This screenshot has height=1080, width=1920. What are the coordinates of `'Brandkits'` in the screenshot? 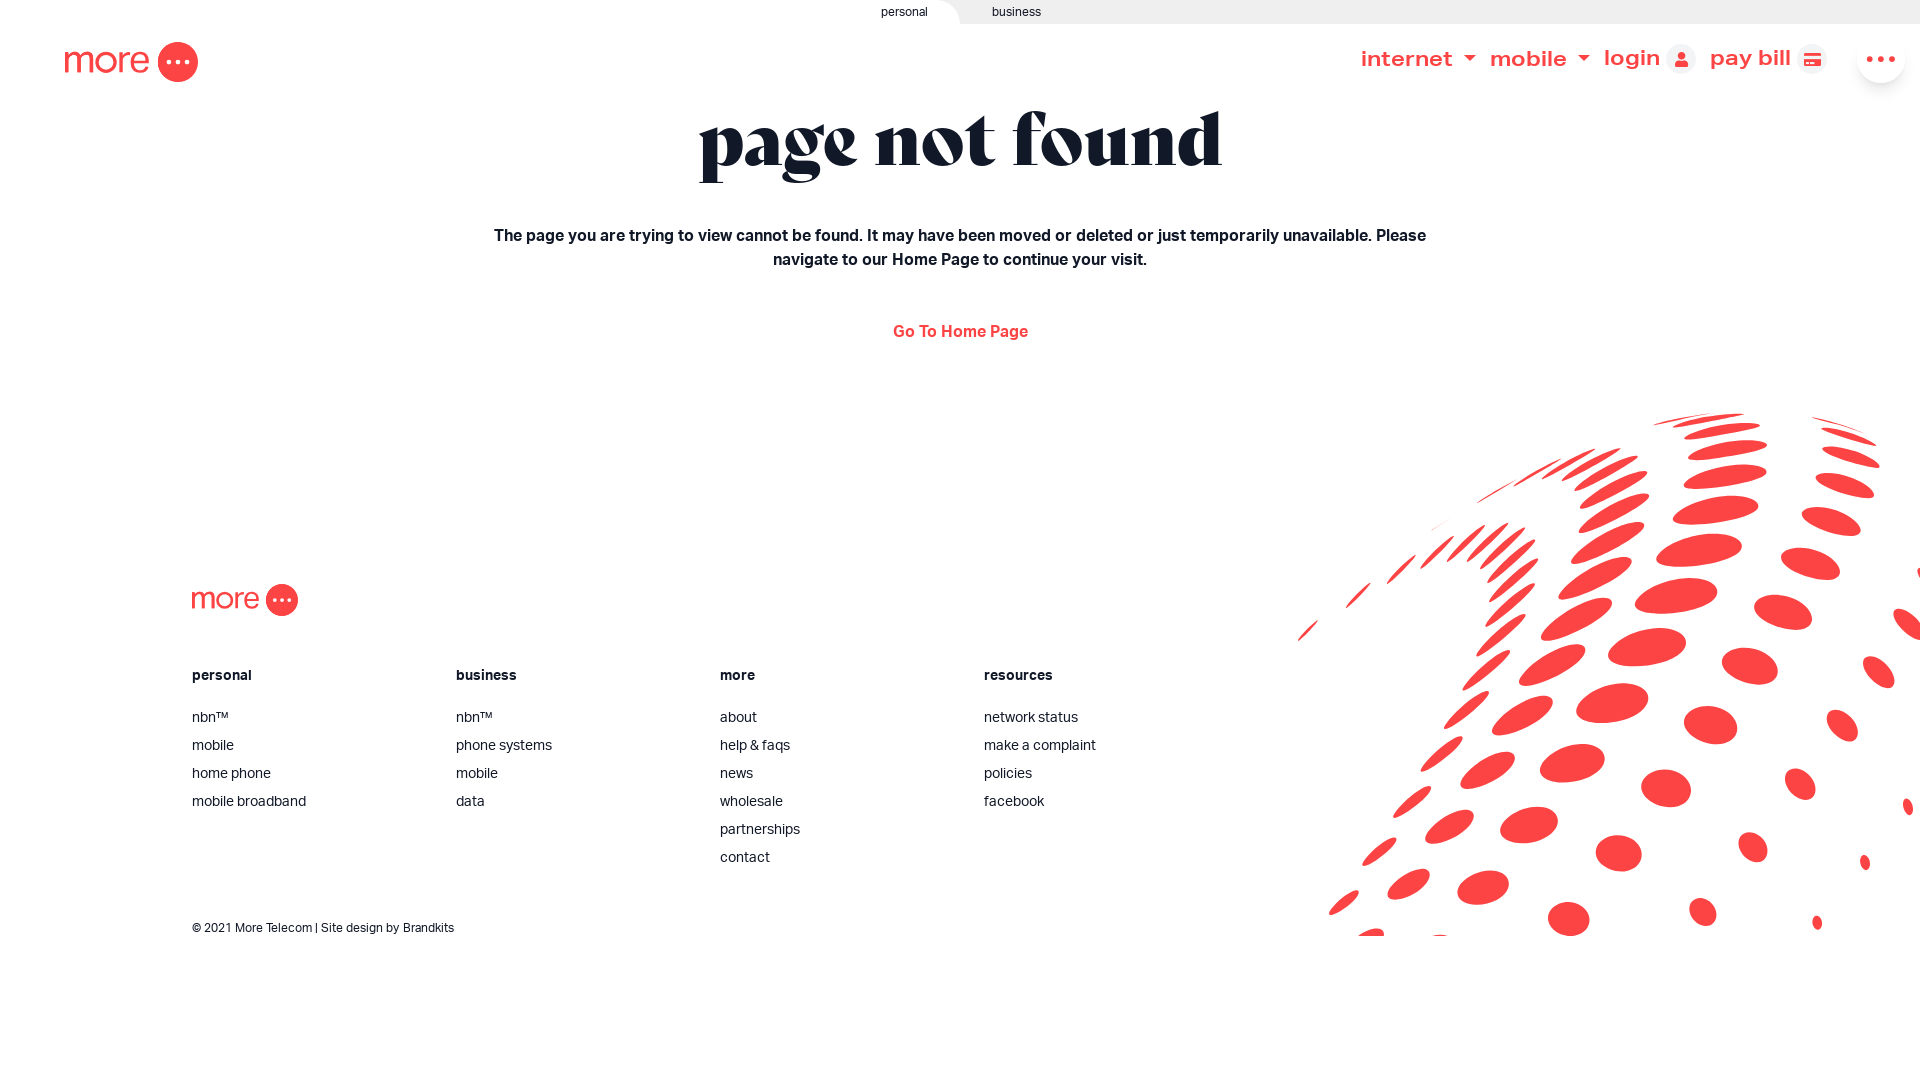 It's located at (427, 928).